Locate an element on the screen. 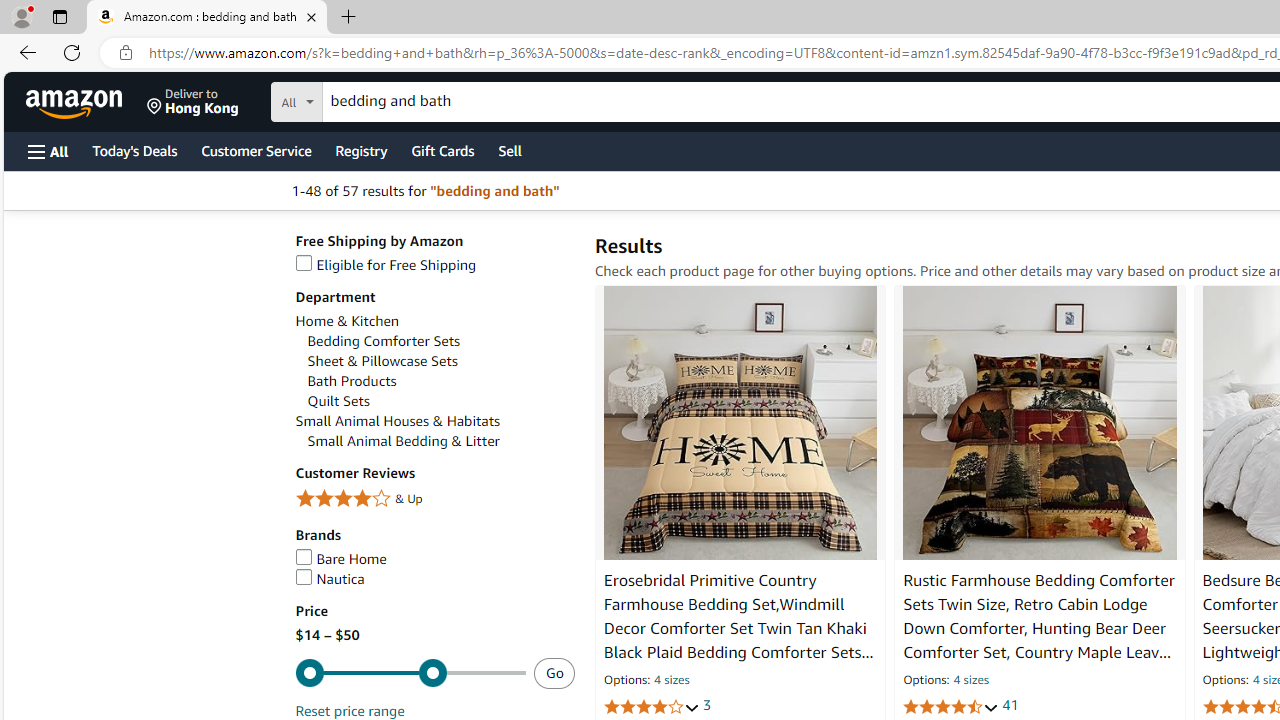 The width and height of the screenshot is (1280, 720). 'Go - Submit price range' is located at coordinates (554, 673).